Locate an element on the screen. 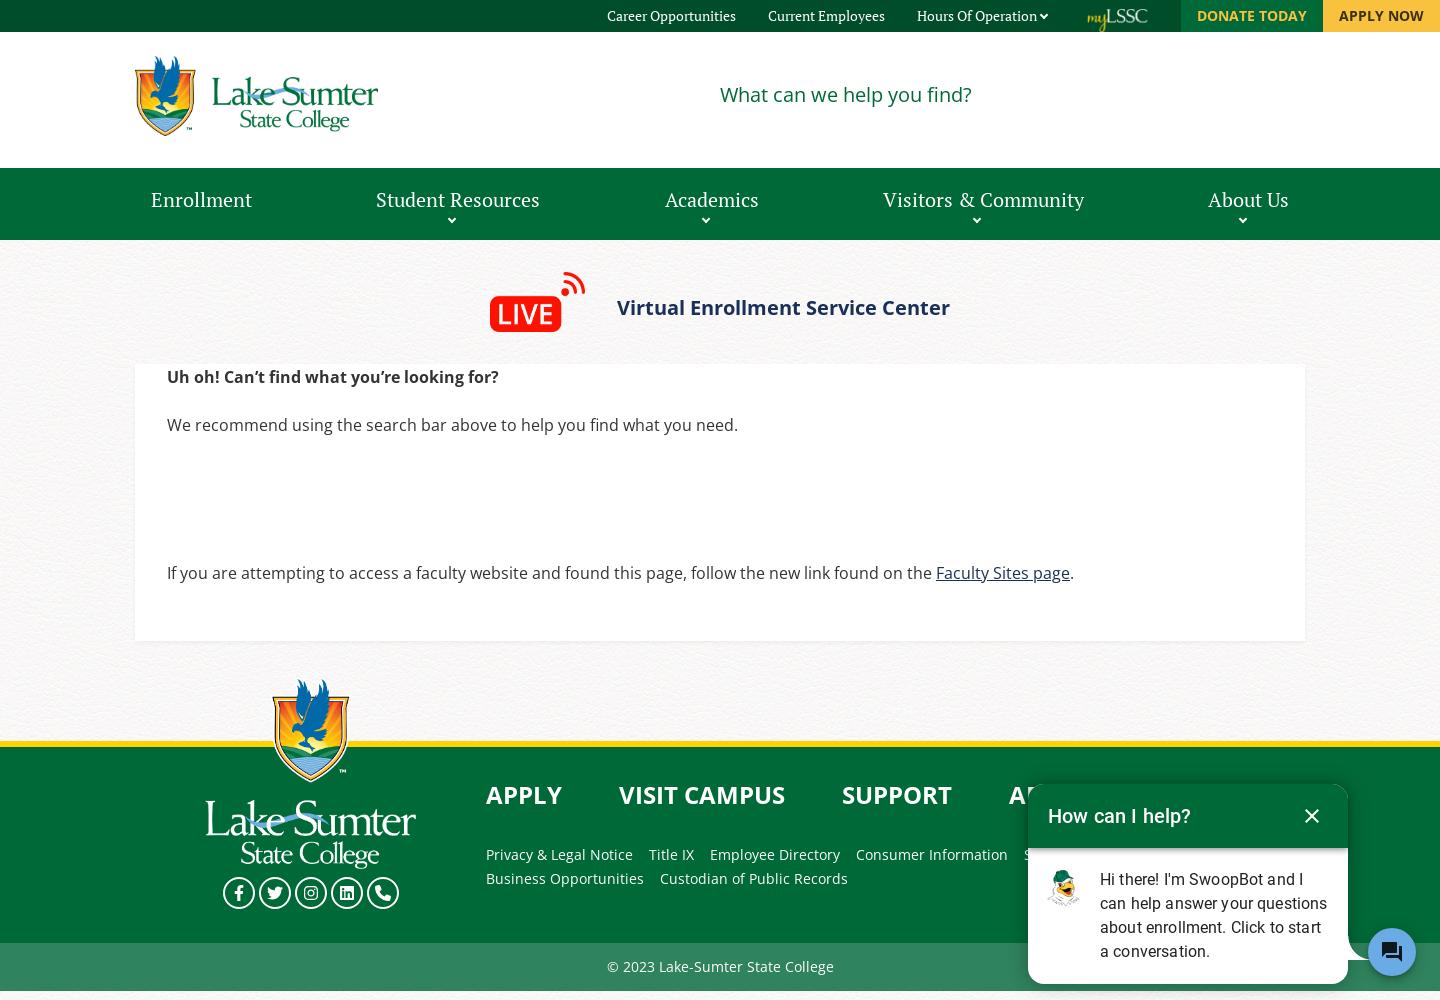  'Visit Campus' is located at coordinates (618, 794).